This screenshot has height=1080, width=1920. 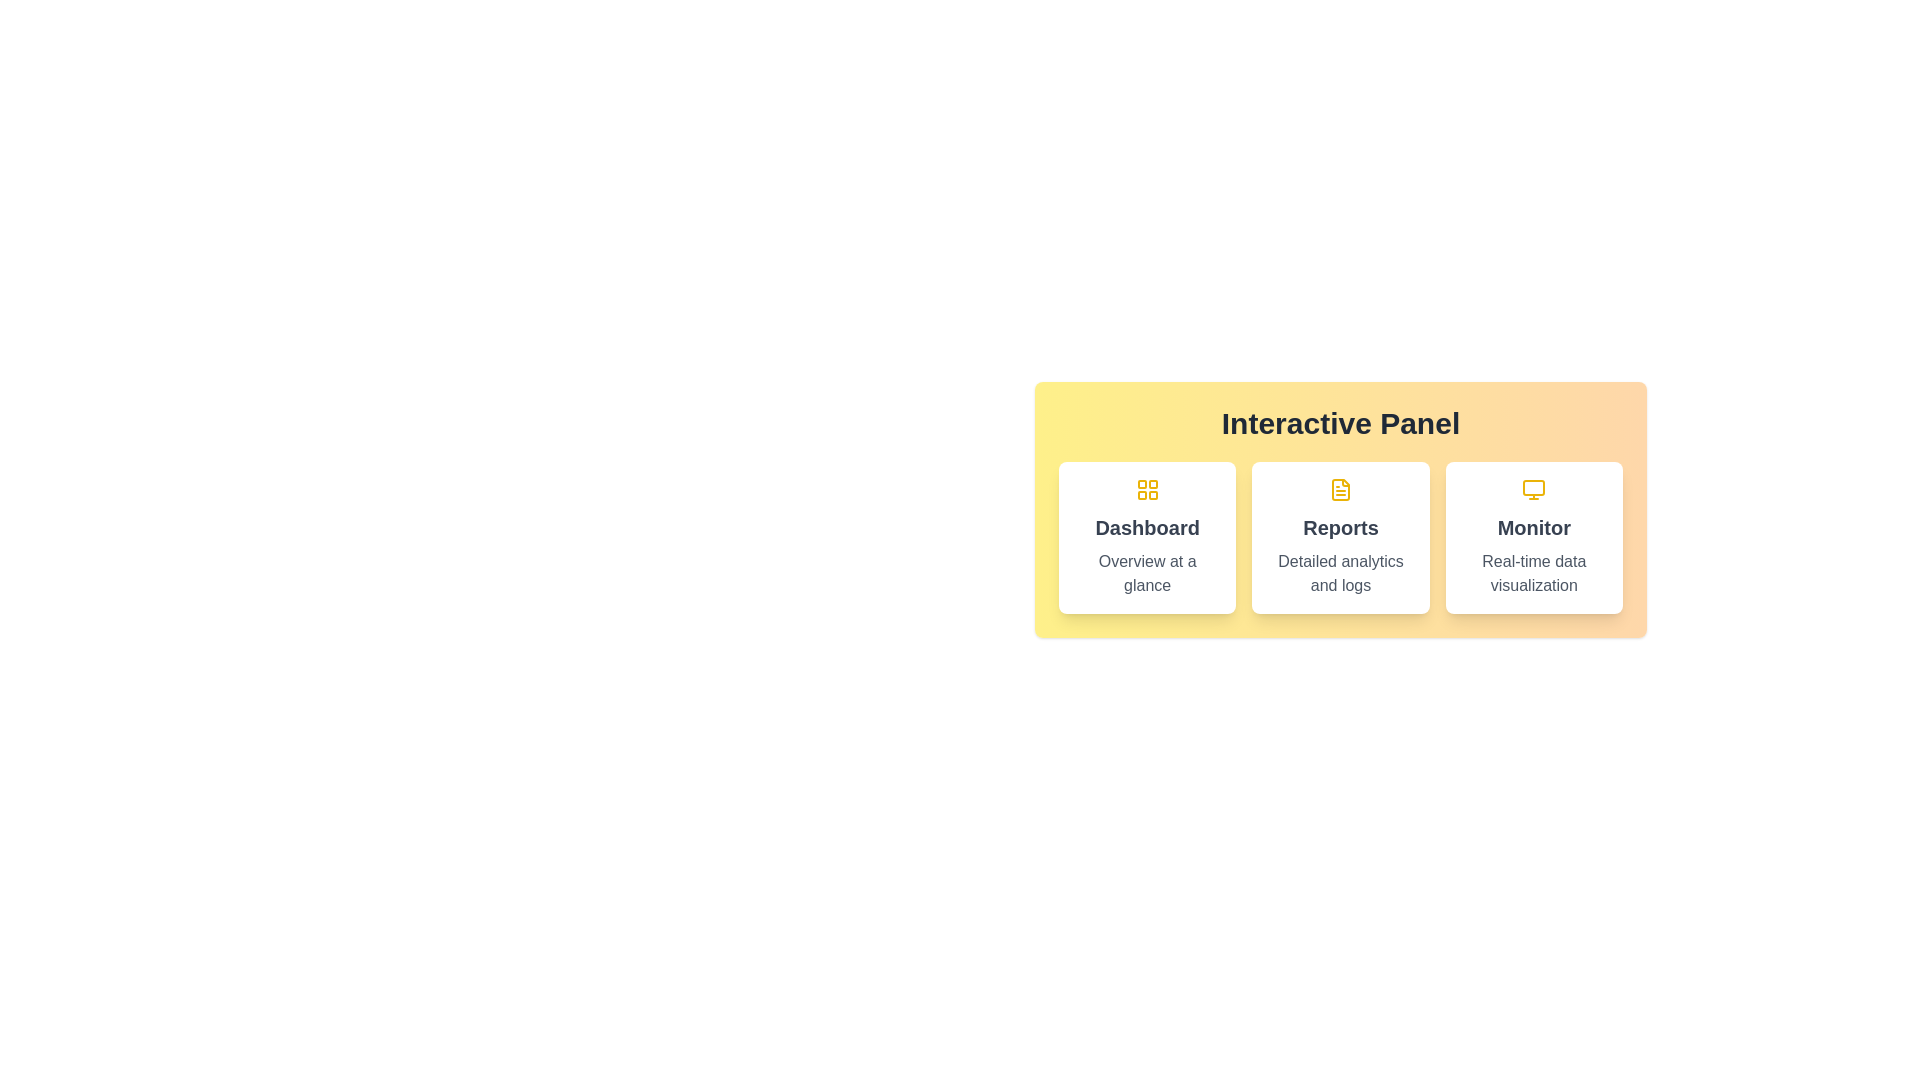 I want to click on the panel titled Monitor, so click(x=1533, y=536).